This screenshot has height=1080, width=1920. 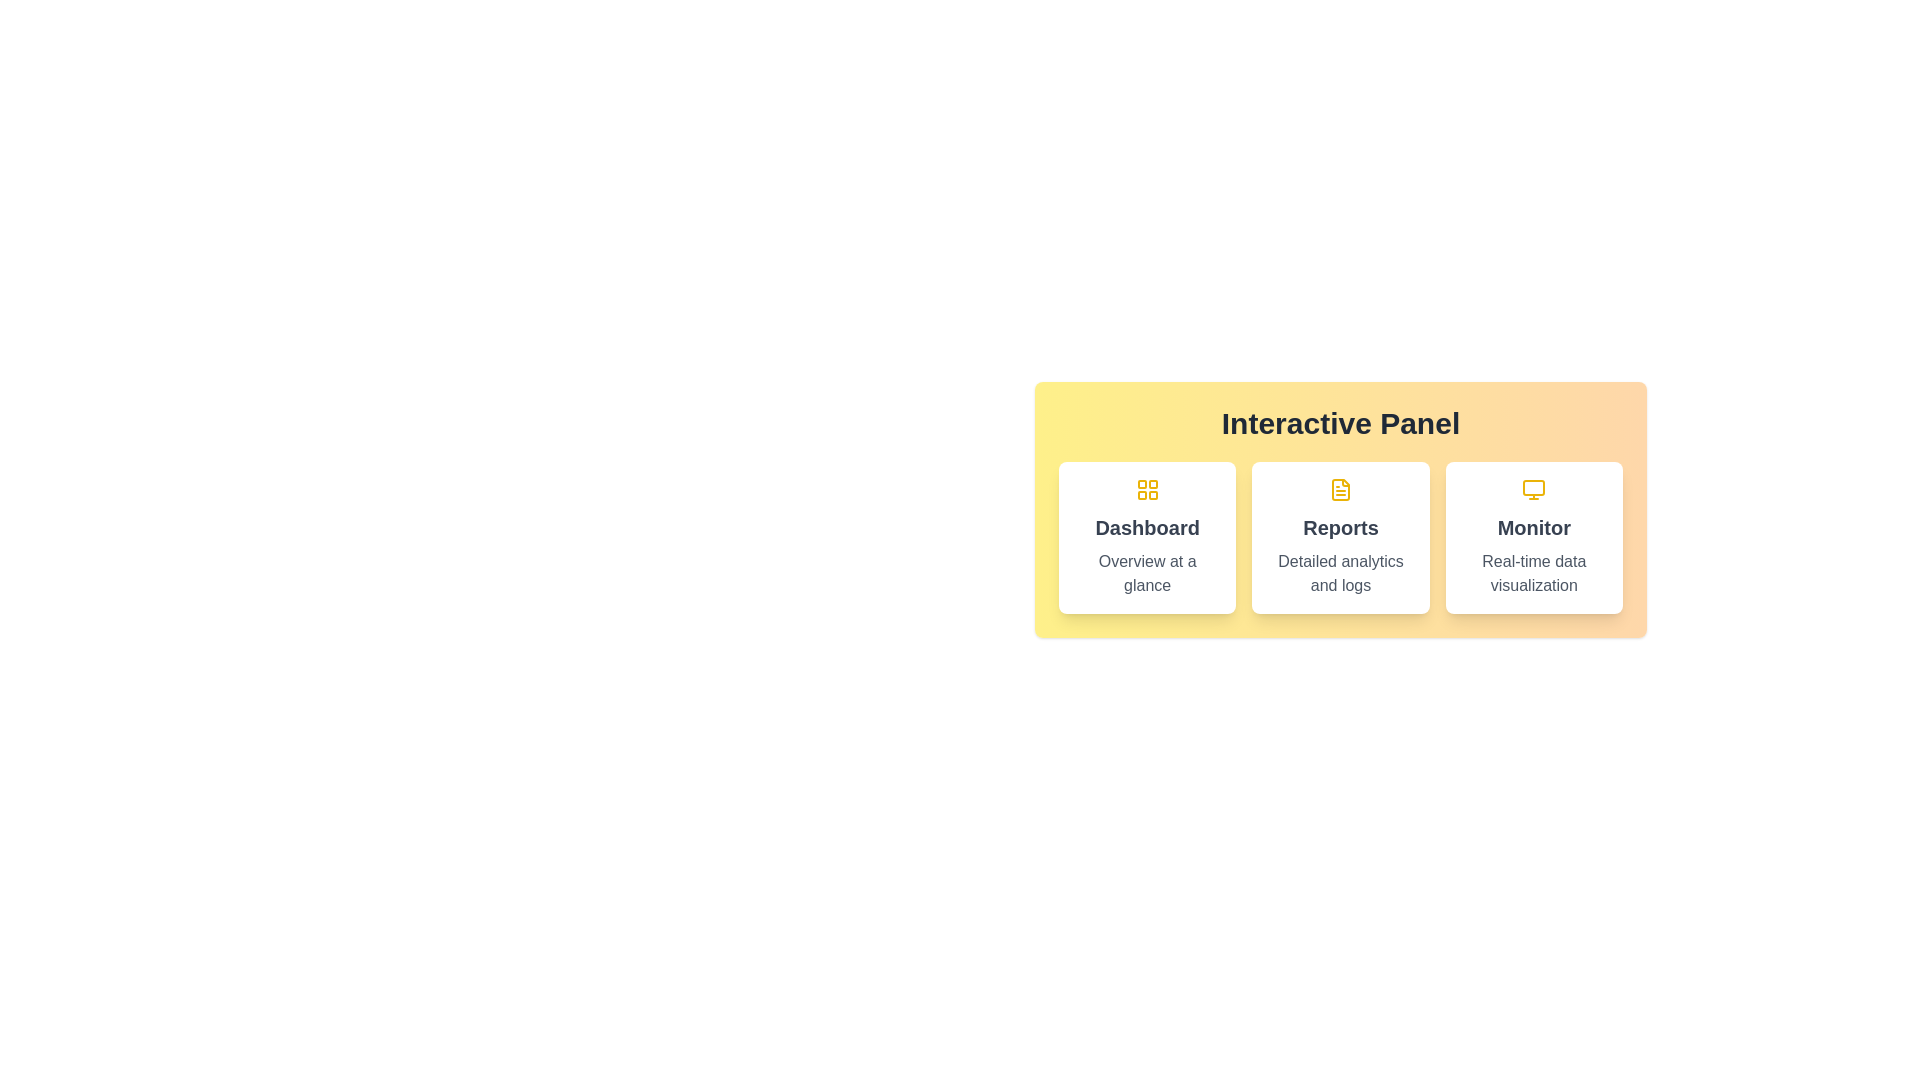 I want to click on the panel titled Monitor, so click(x=1533, y=536).